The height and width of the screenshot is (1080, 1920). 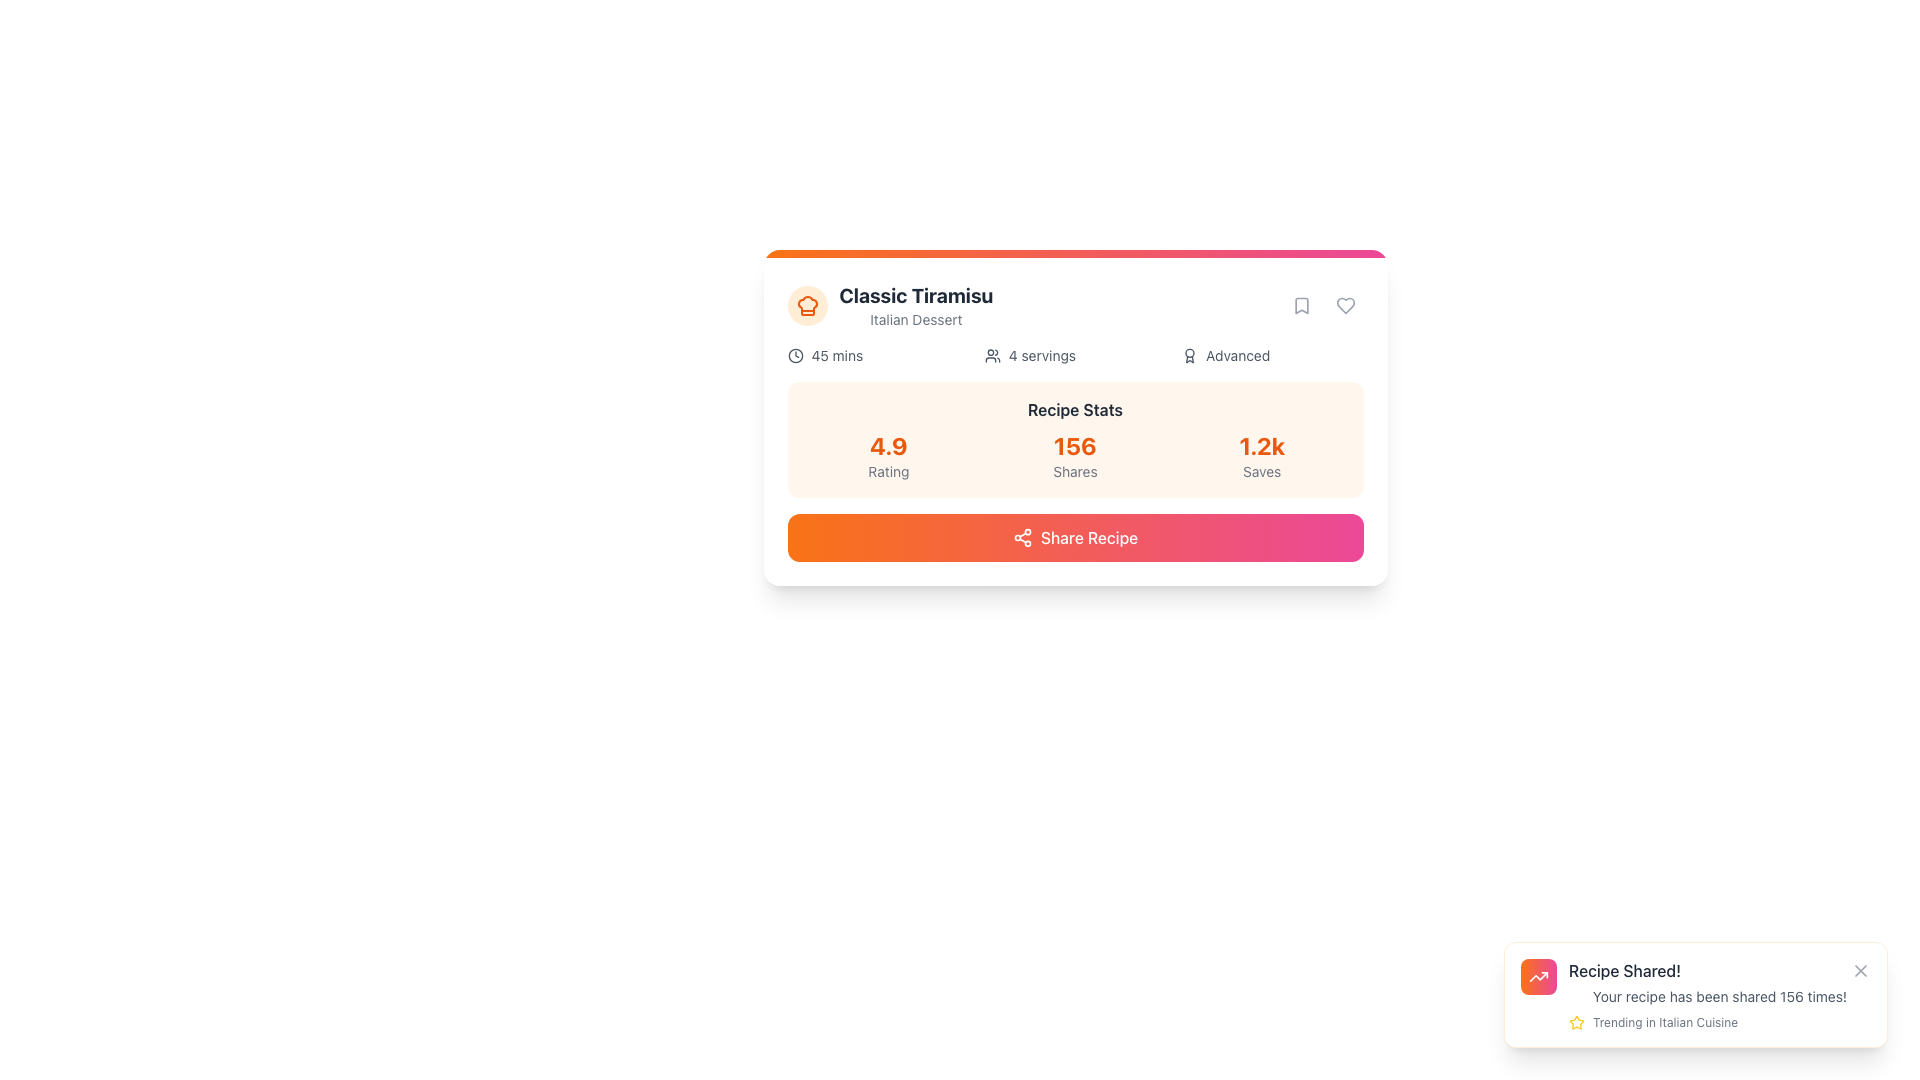 What do you see at coordinates (1074, 354) in the screenshot?
I see `information provided by the labeled informational display component indicating the serving size of the recipe, which is suitable for four servings. This component is positioned between '45 mins' and 'Advanced' in the UI layout` at bounding box center [1074, 354].